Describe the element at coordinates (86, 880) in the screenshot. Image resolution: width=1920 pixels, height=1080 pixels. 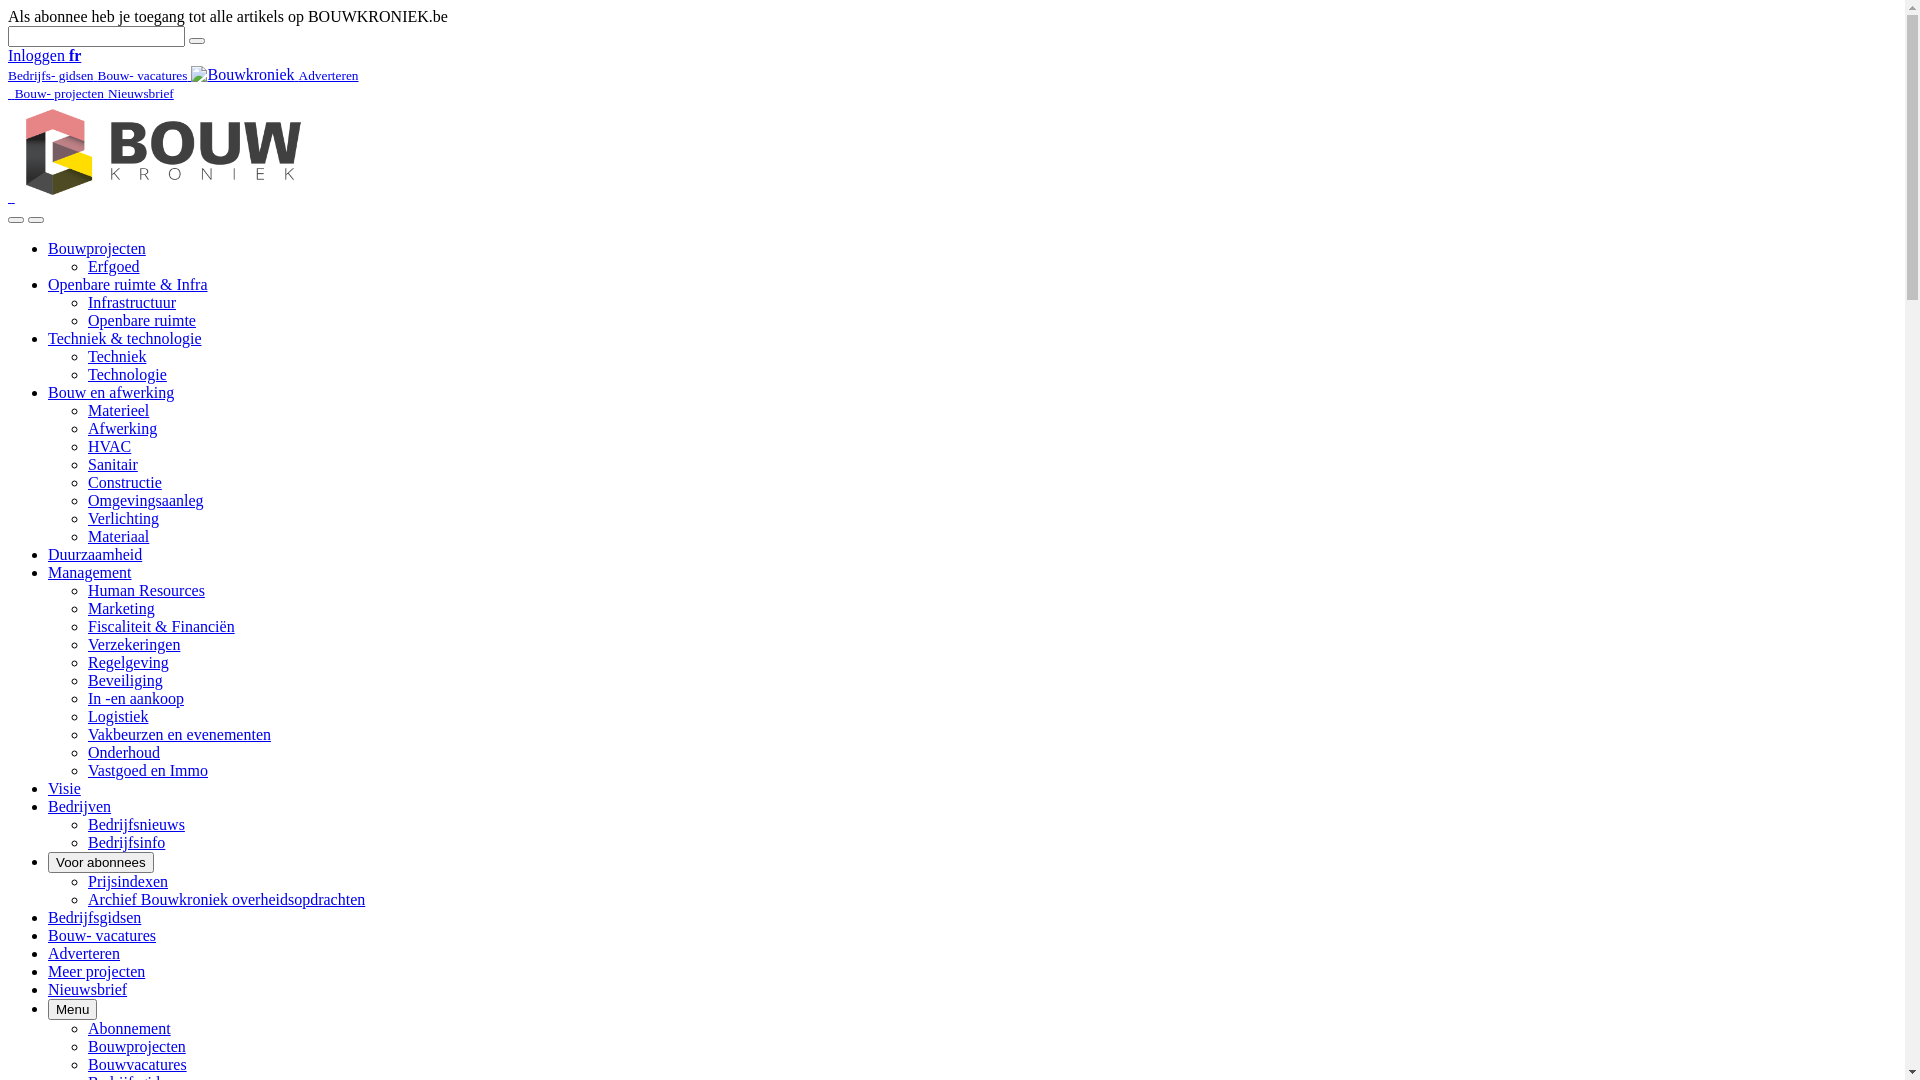
I see `'Prijsindexen'` at that location.